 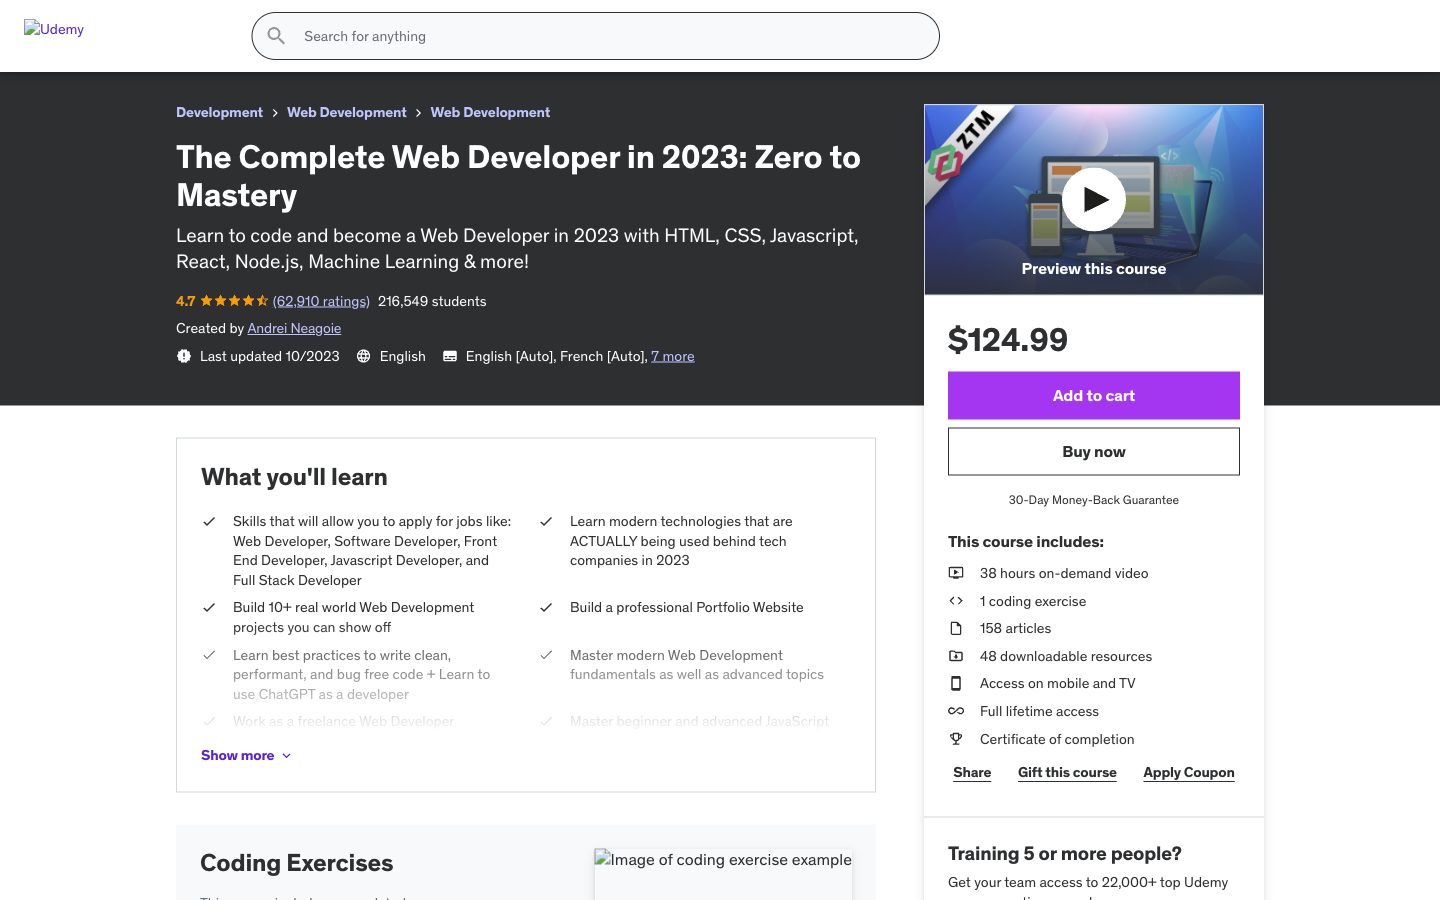 I want to click on Go back to the UPS main page, so click(x=86, y=59).